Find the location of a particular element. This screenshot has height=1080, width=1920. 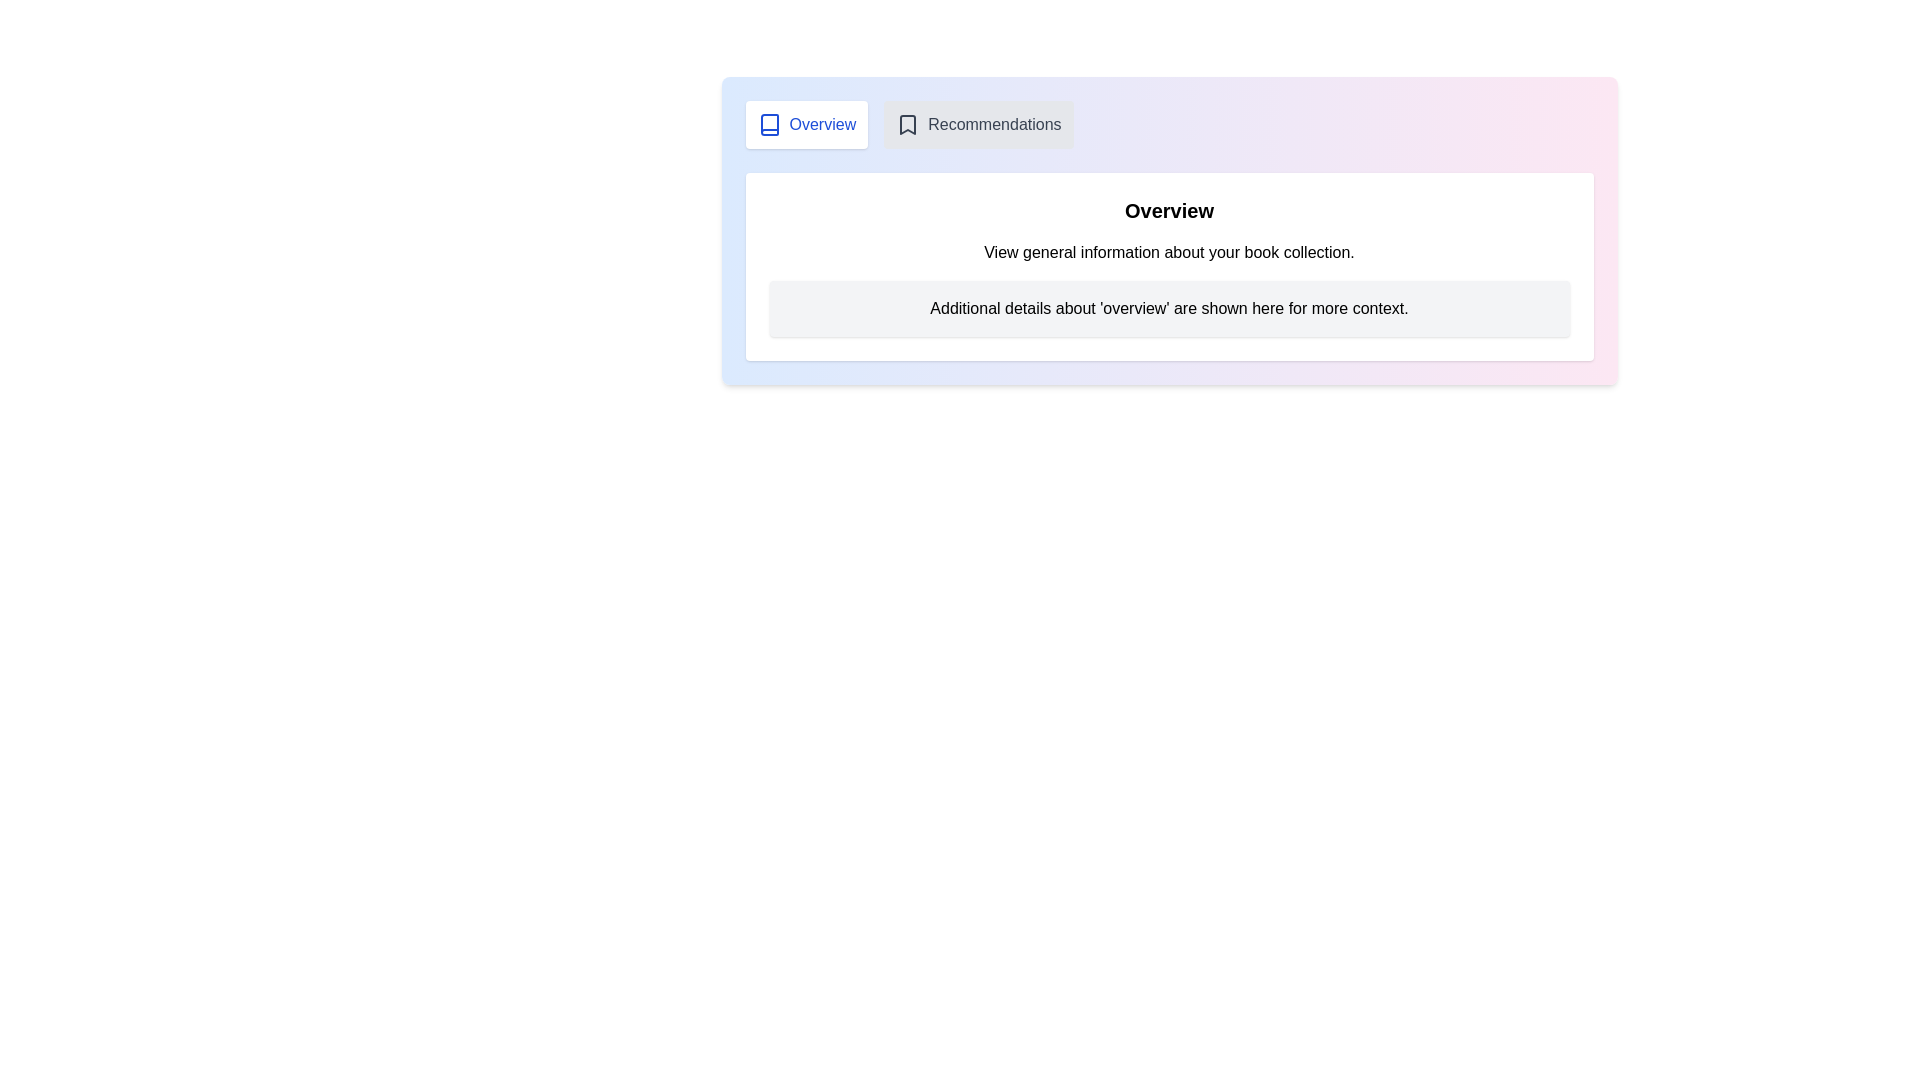

the Recommendations tab by clicking on its button is located at coordinates (978, 124).